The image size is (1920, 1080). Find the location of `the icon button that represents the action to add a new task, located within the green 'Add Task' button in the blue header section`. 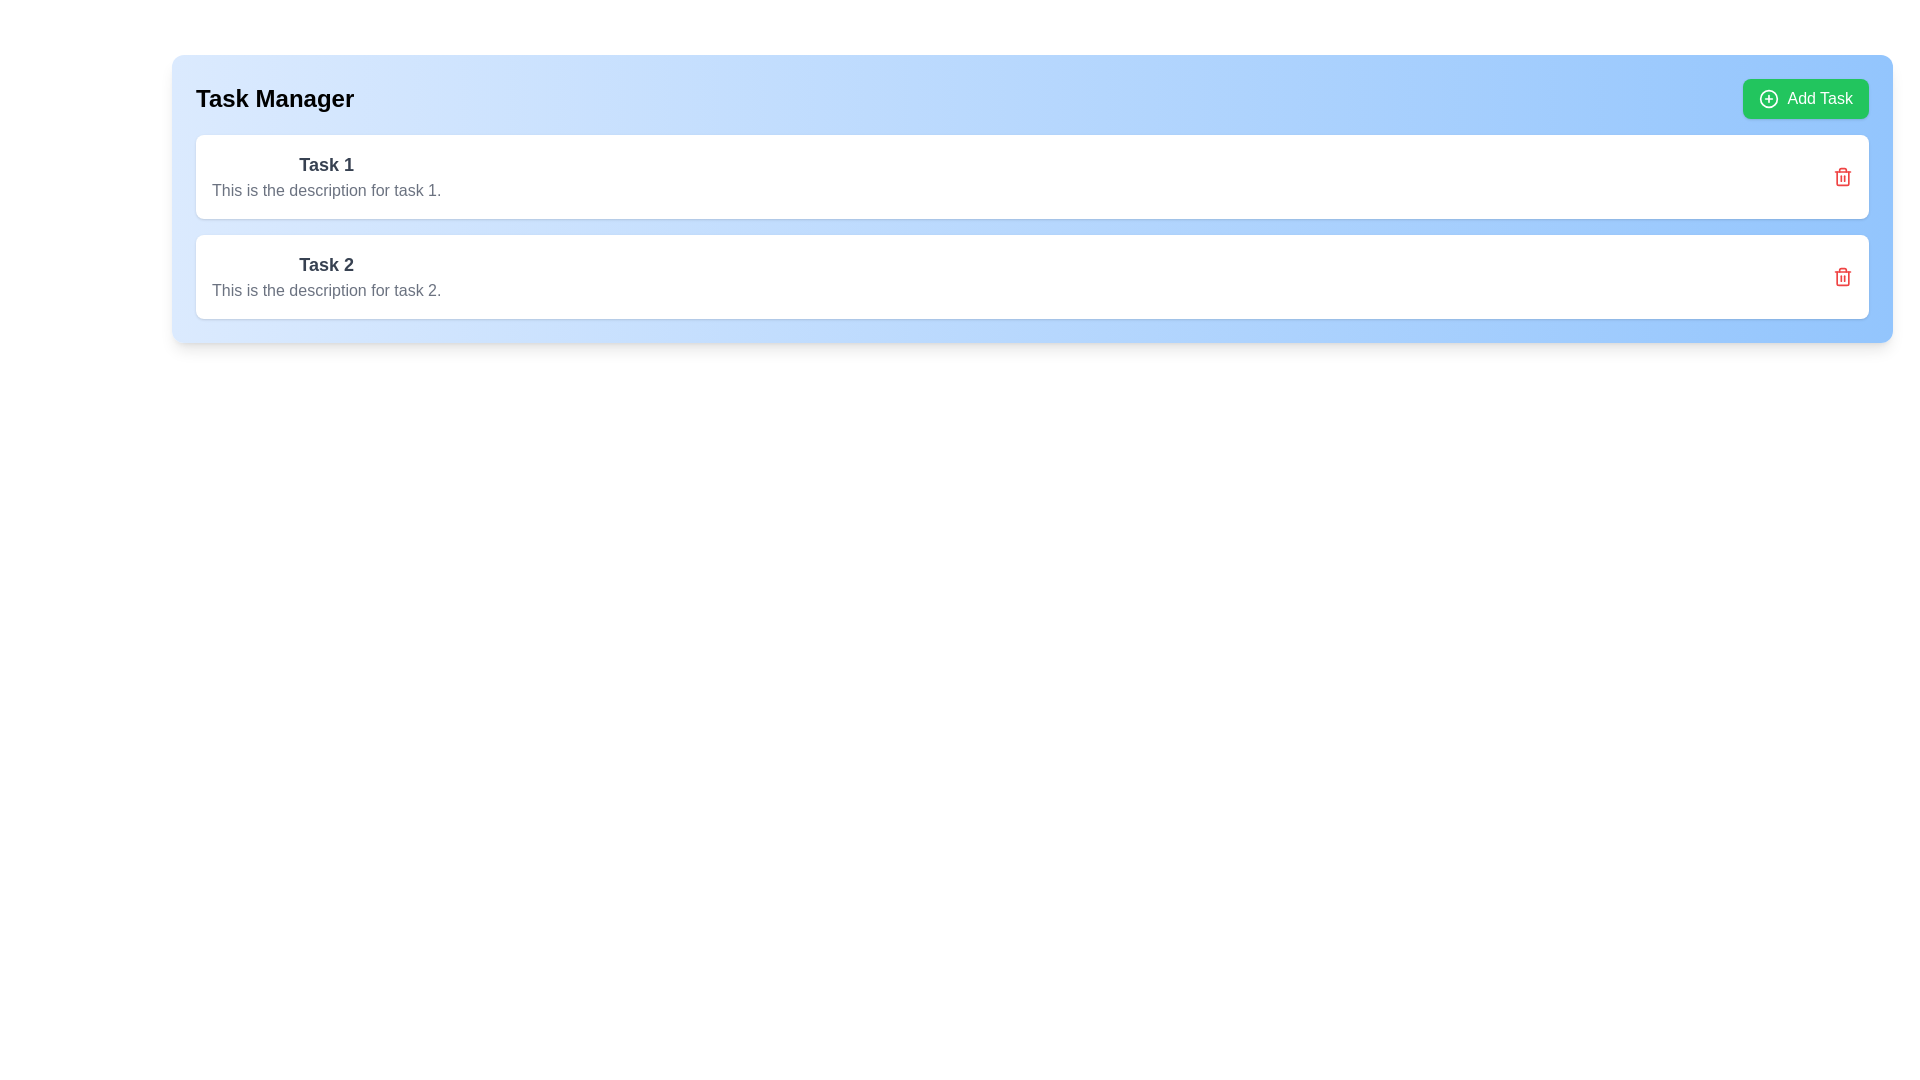

the icon button that represents the action to add a new task, located within the green 'Add Task' button in the blue header section is located at coordinates (1769, 99).